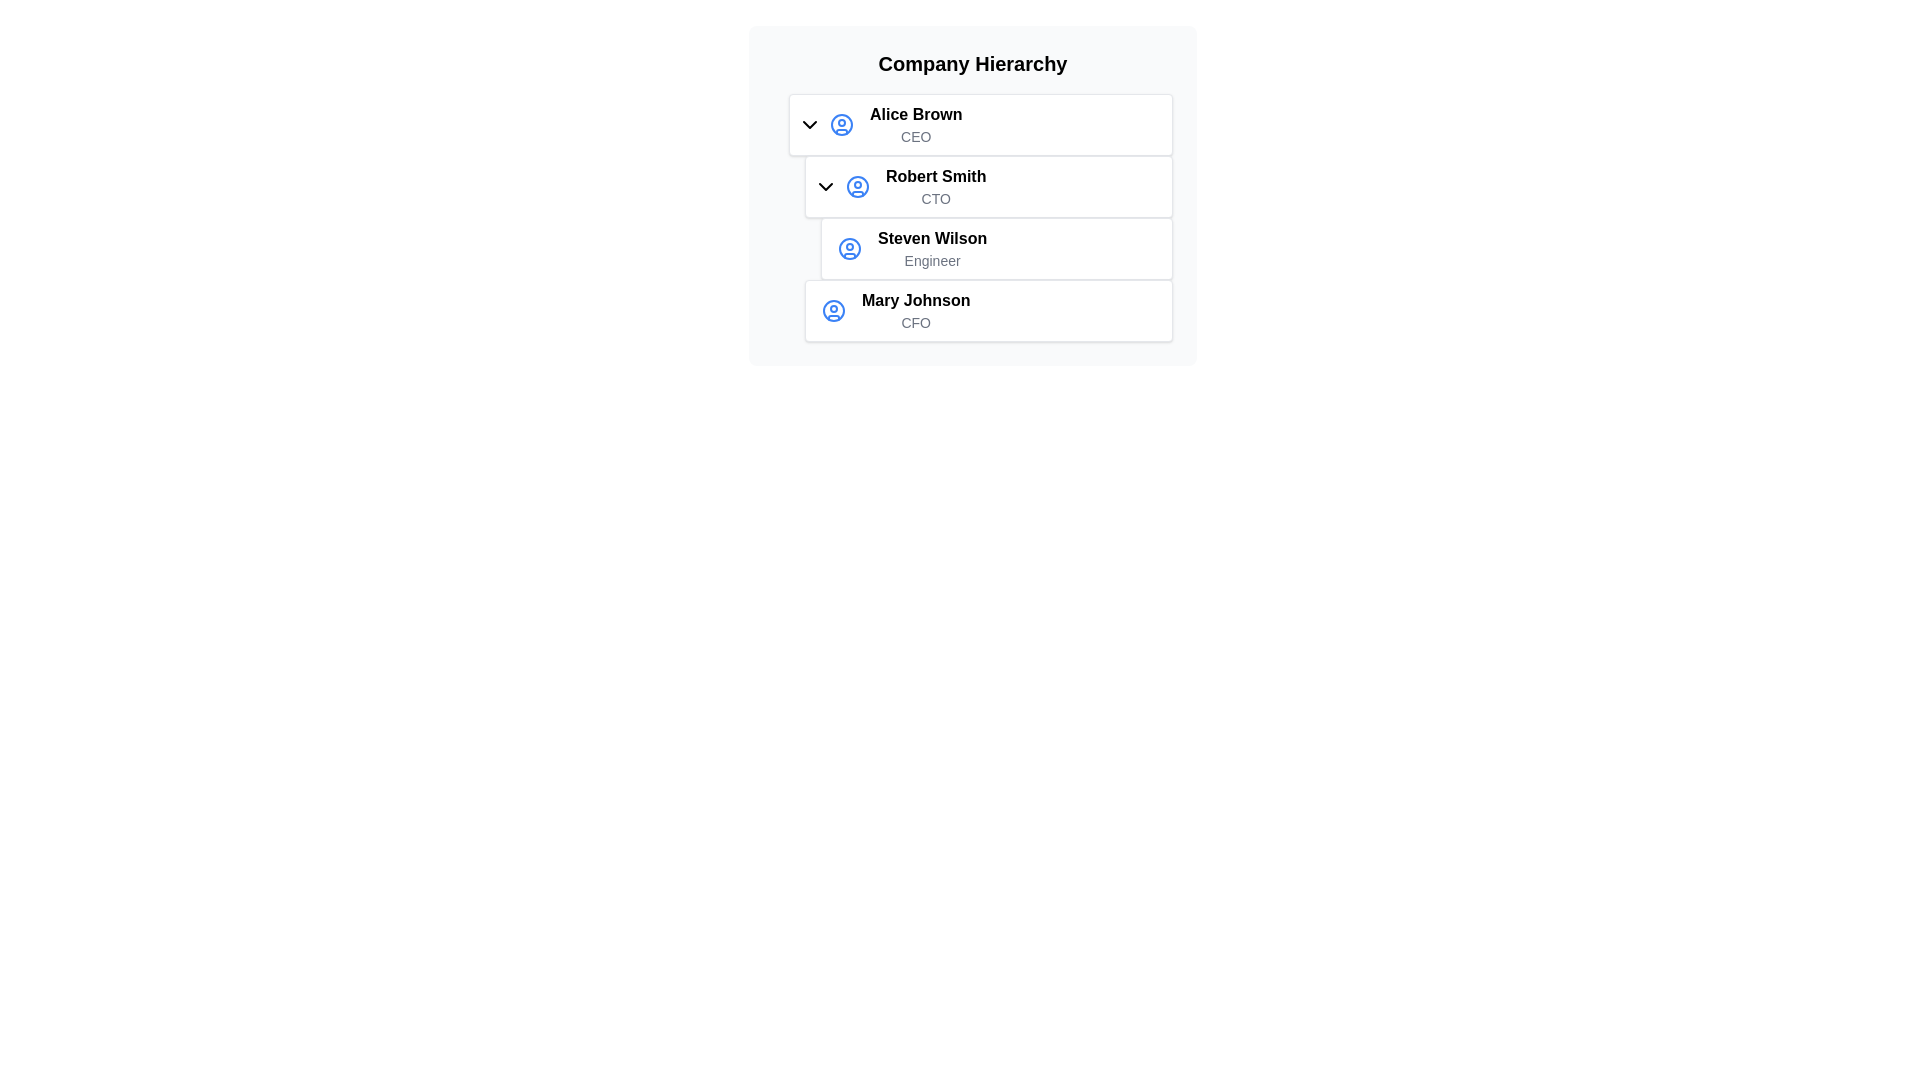 Image resolution: width=1920 pixels, height=1080 pixels. I want to click on the fourth list item, so click(988, 311).